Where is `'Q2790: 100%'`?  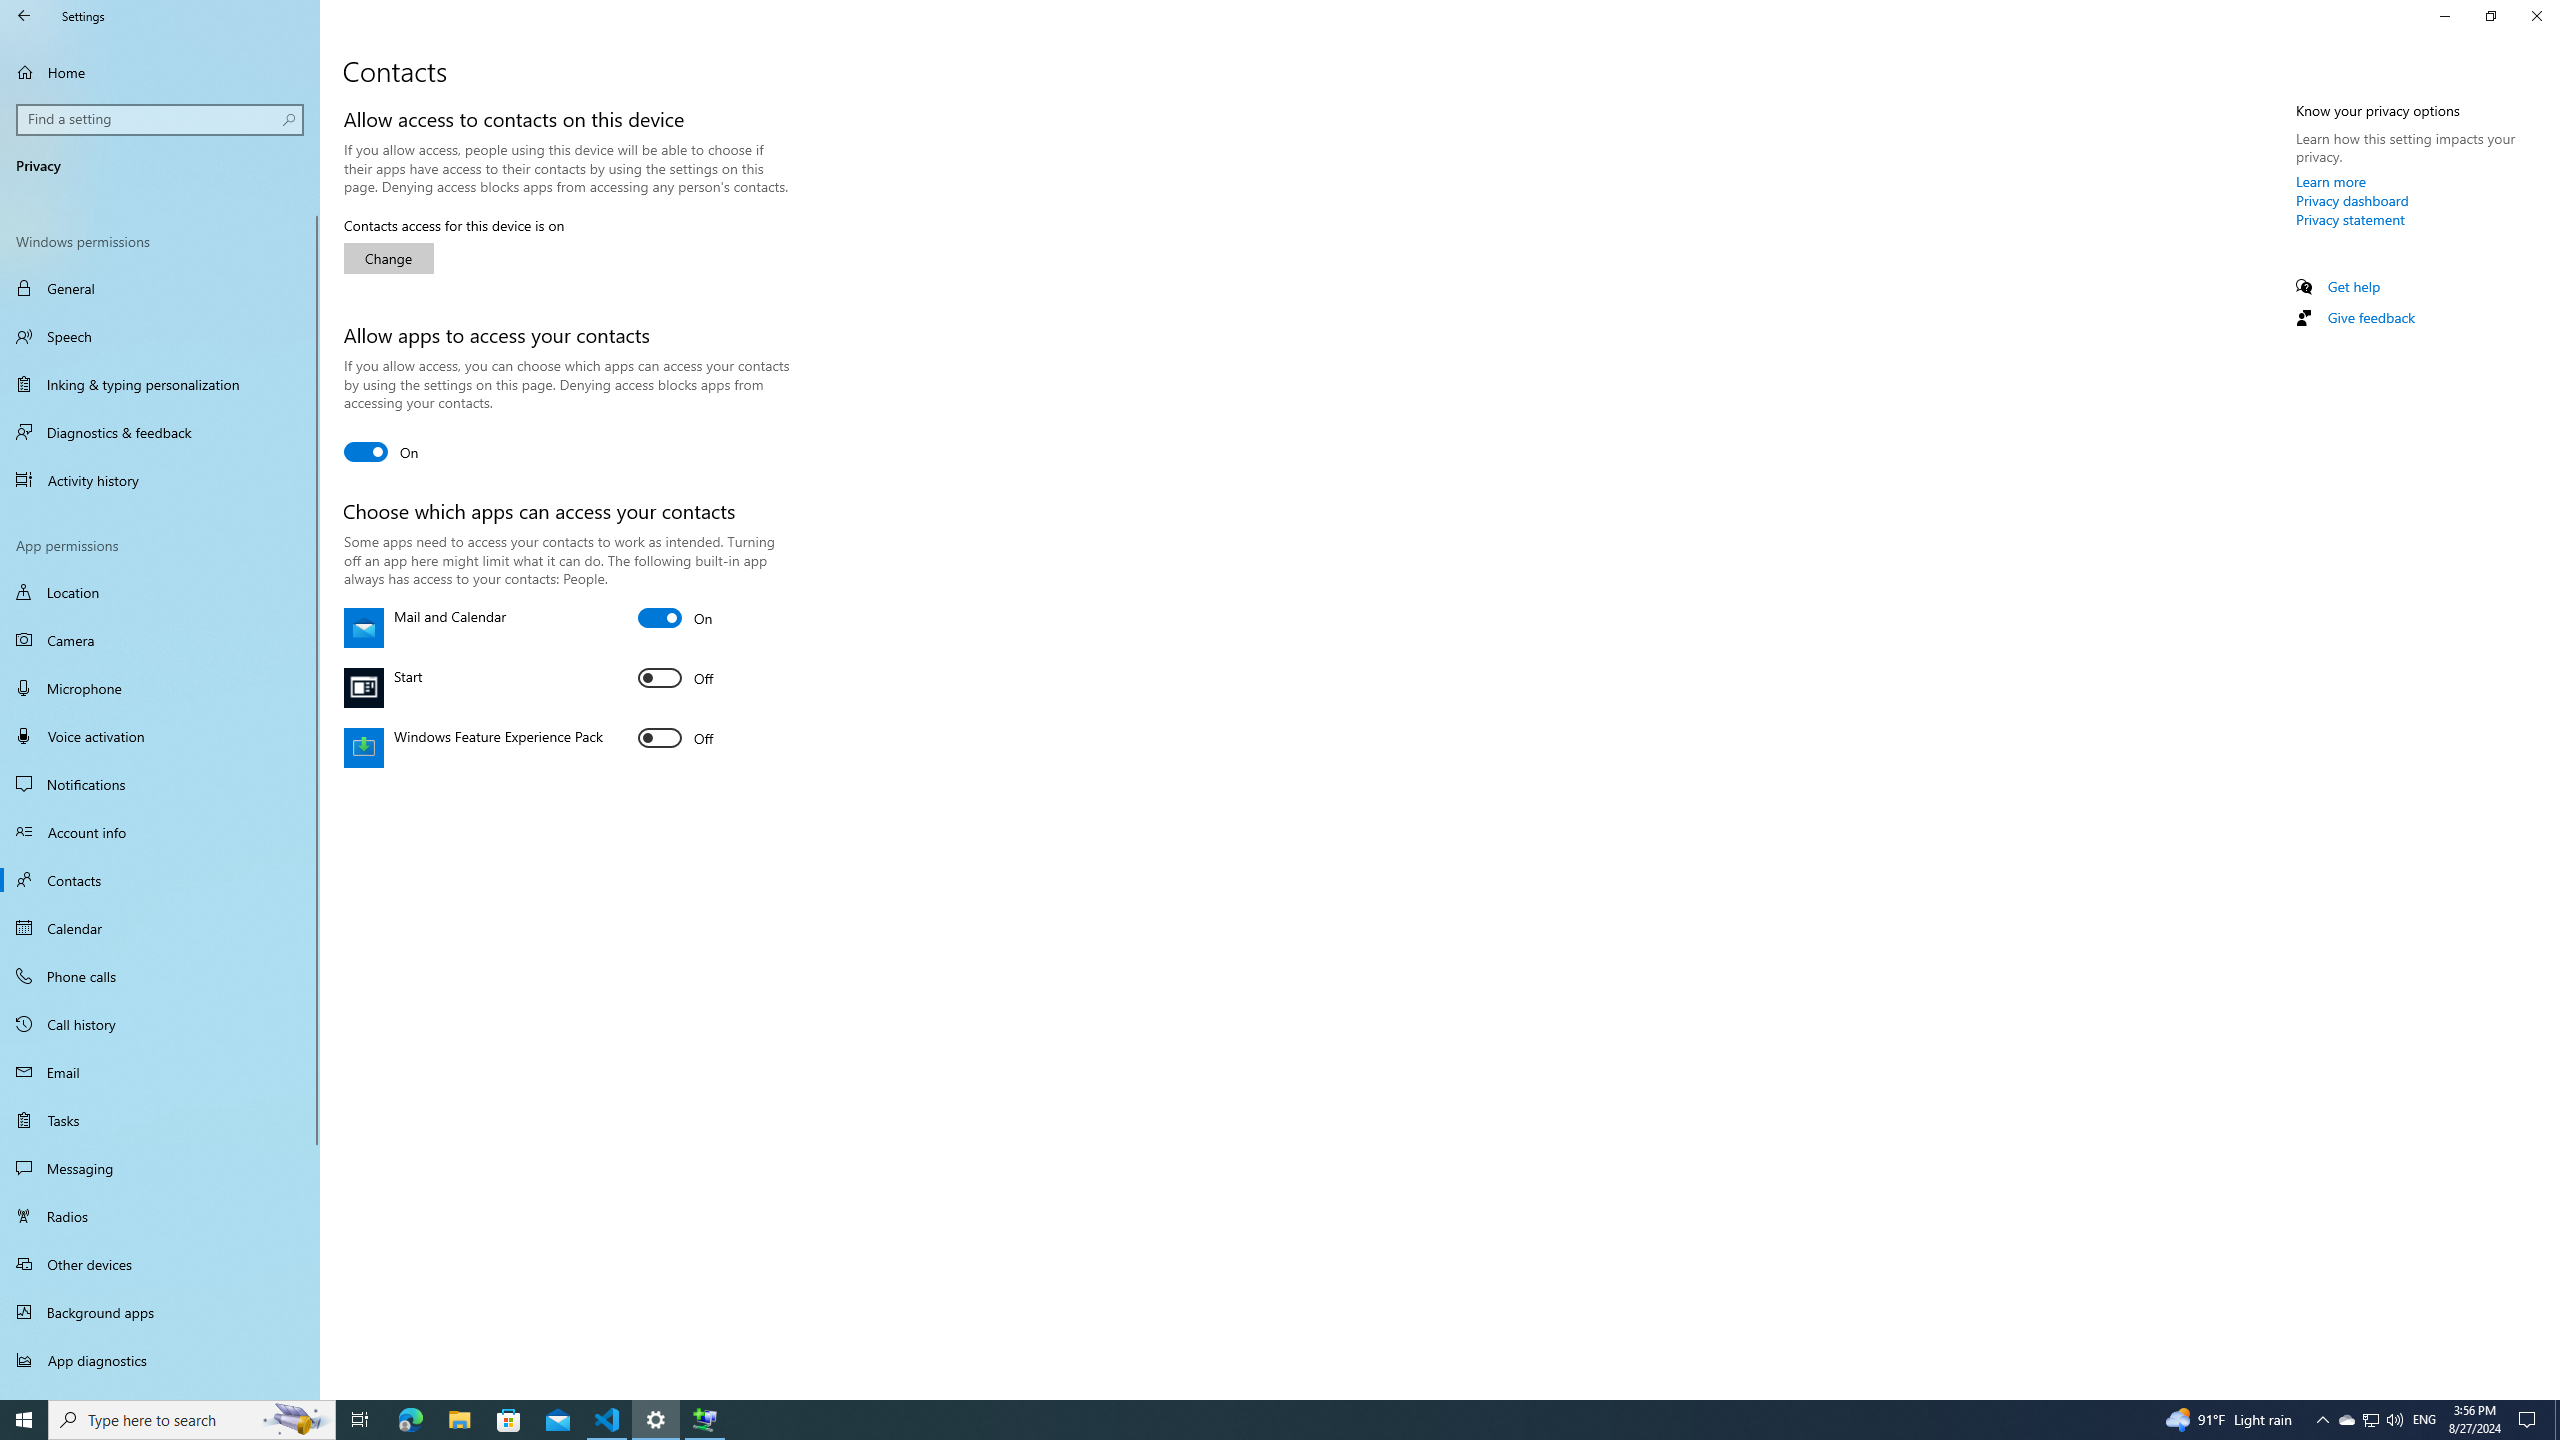 'Q2790: 100%' is located at coordinates (2393, 1418).